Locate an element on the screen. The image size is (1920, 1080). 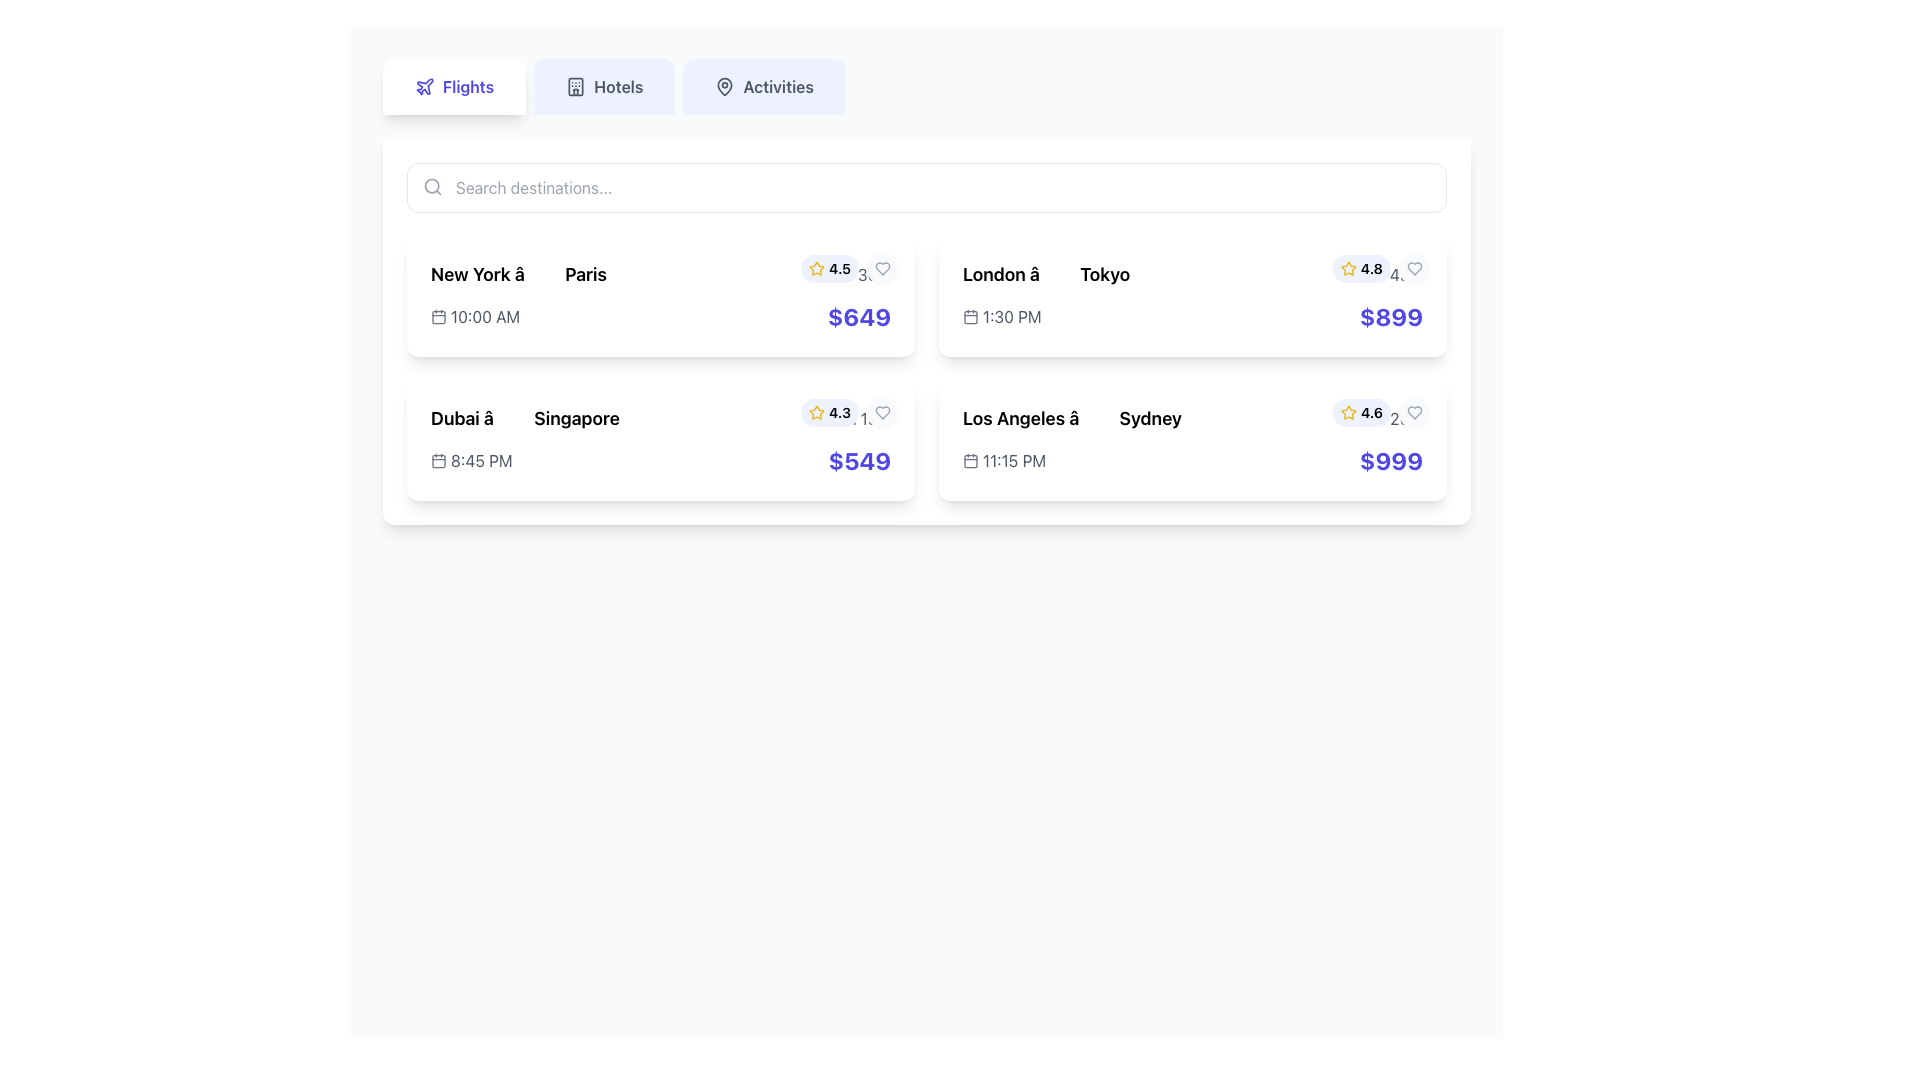
text of the price label displaying the flight cost, located near the right edge of the first card in the top row, just below the time '10:00 AM' is located at coordinates (859, 315).